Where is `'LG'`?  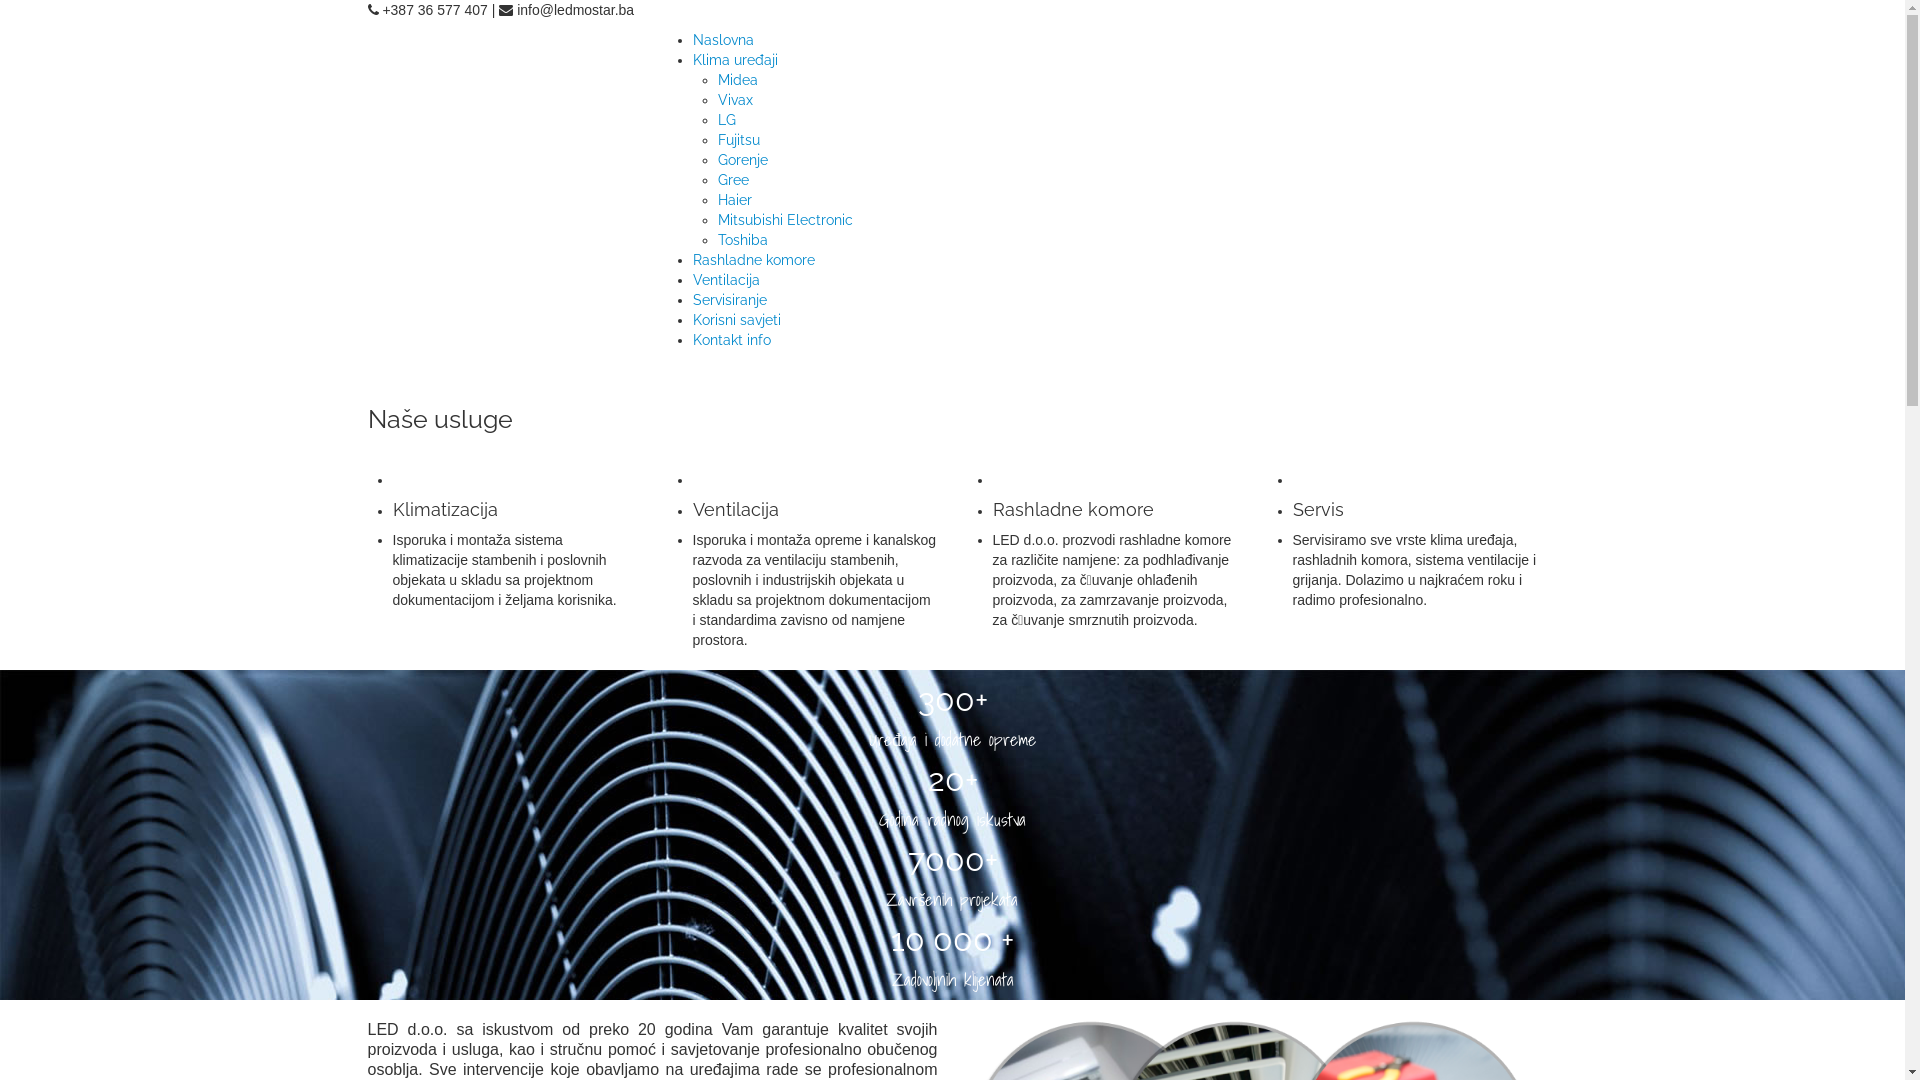 'LG' is located at coordinates (725, 119).